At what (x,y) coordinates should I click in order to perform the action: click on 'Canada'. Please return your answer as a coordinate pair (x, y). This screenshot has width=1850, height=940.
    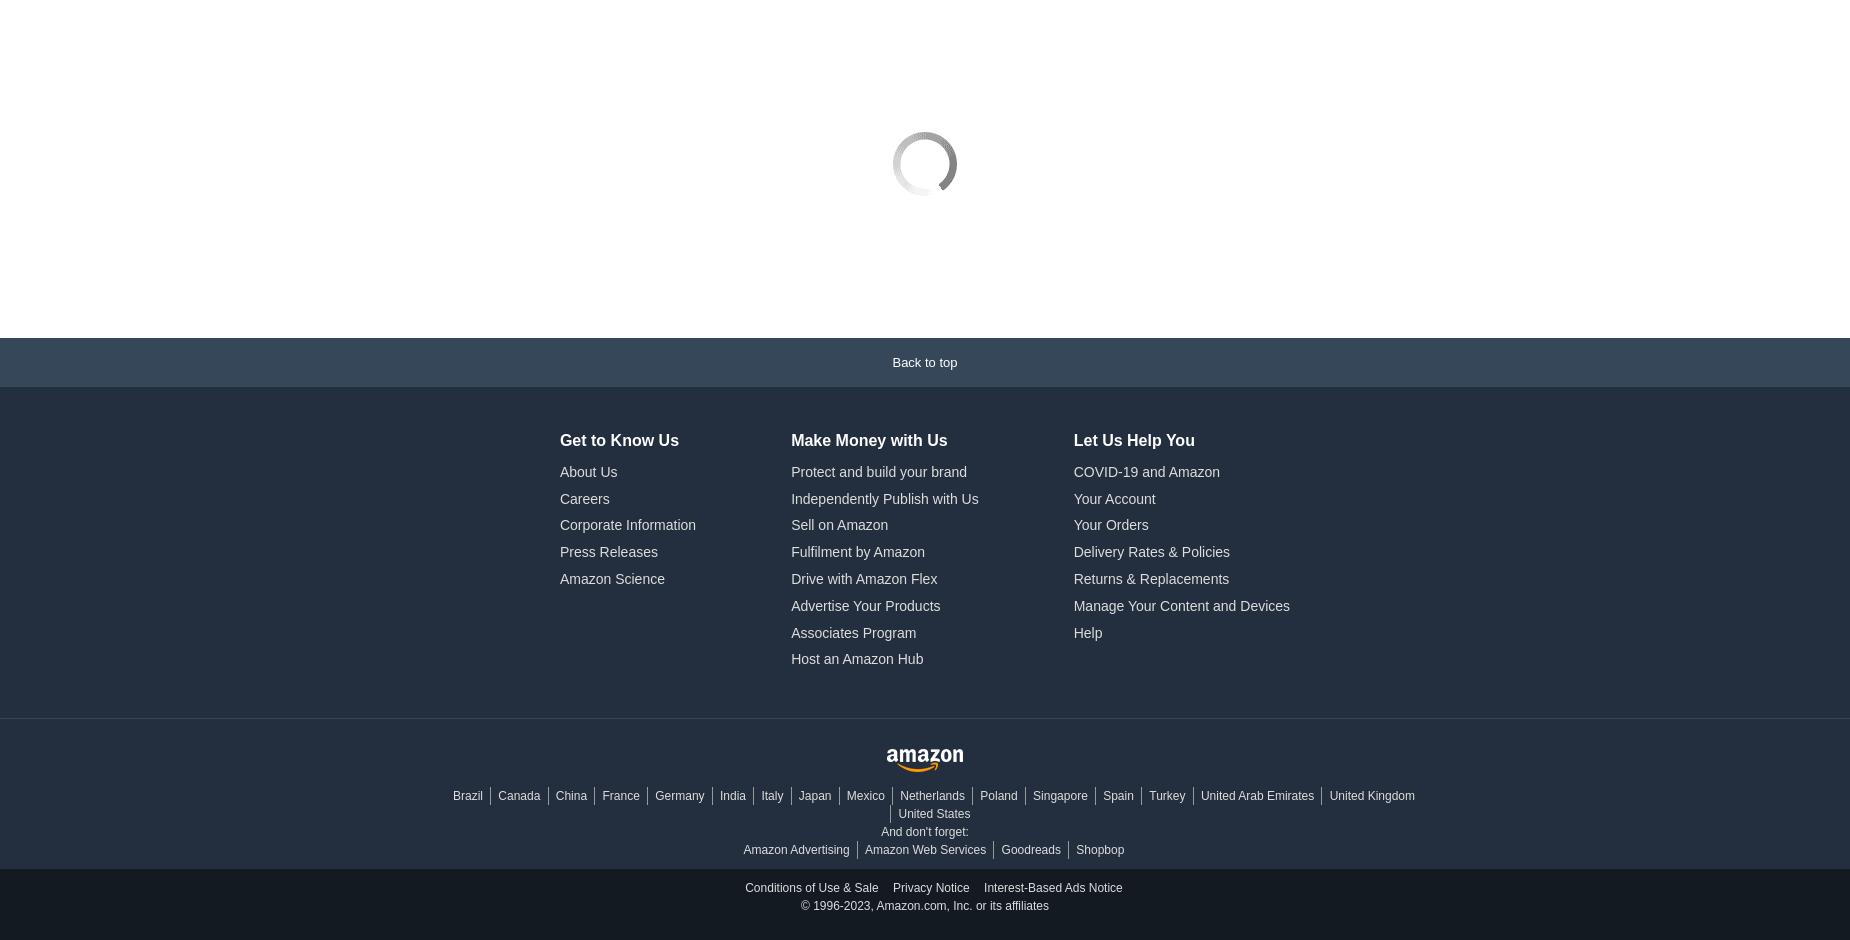
    Looking at the image, I should click on (518, 683).